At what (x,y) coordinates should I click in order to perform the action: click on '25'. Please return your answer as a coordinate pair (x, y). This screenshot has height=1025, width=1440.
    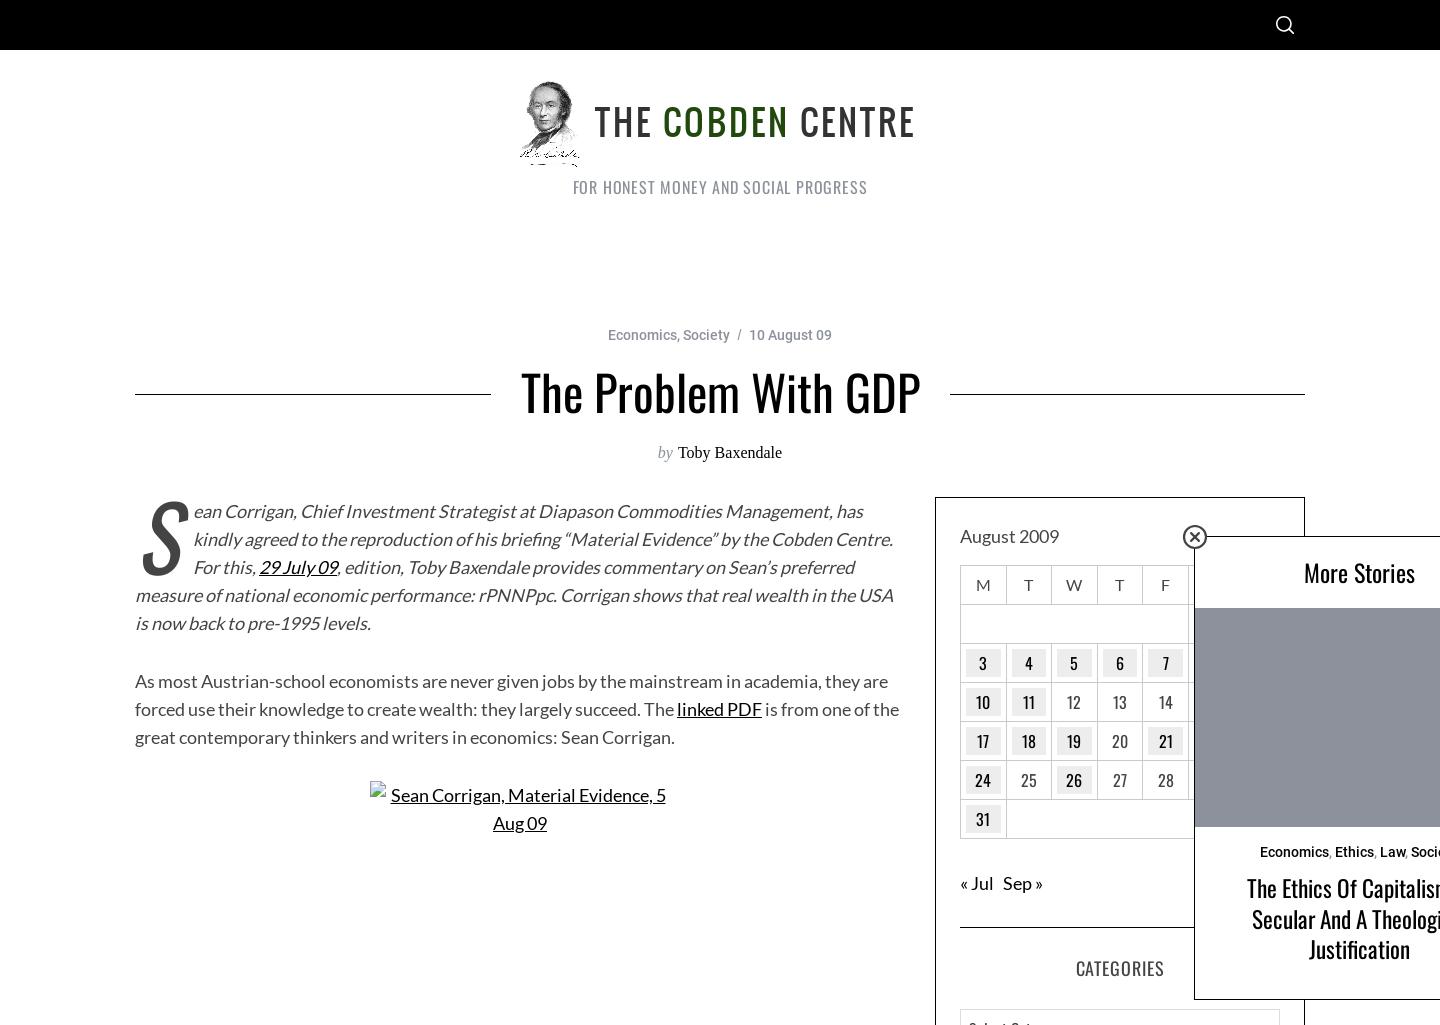
    Looking at the image, I should click on (1028, 779).